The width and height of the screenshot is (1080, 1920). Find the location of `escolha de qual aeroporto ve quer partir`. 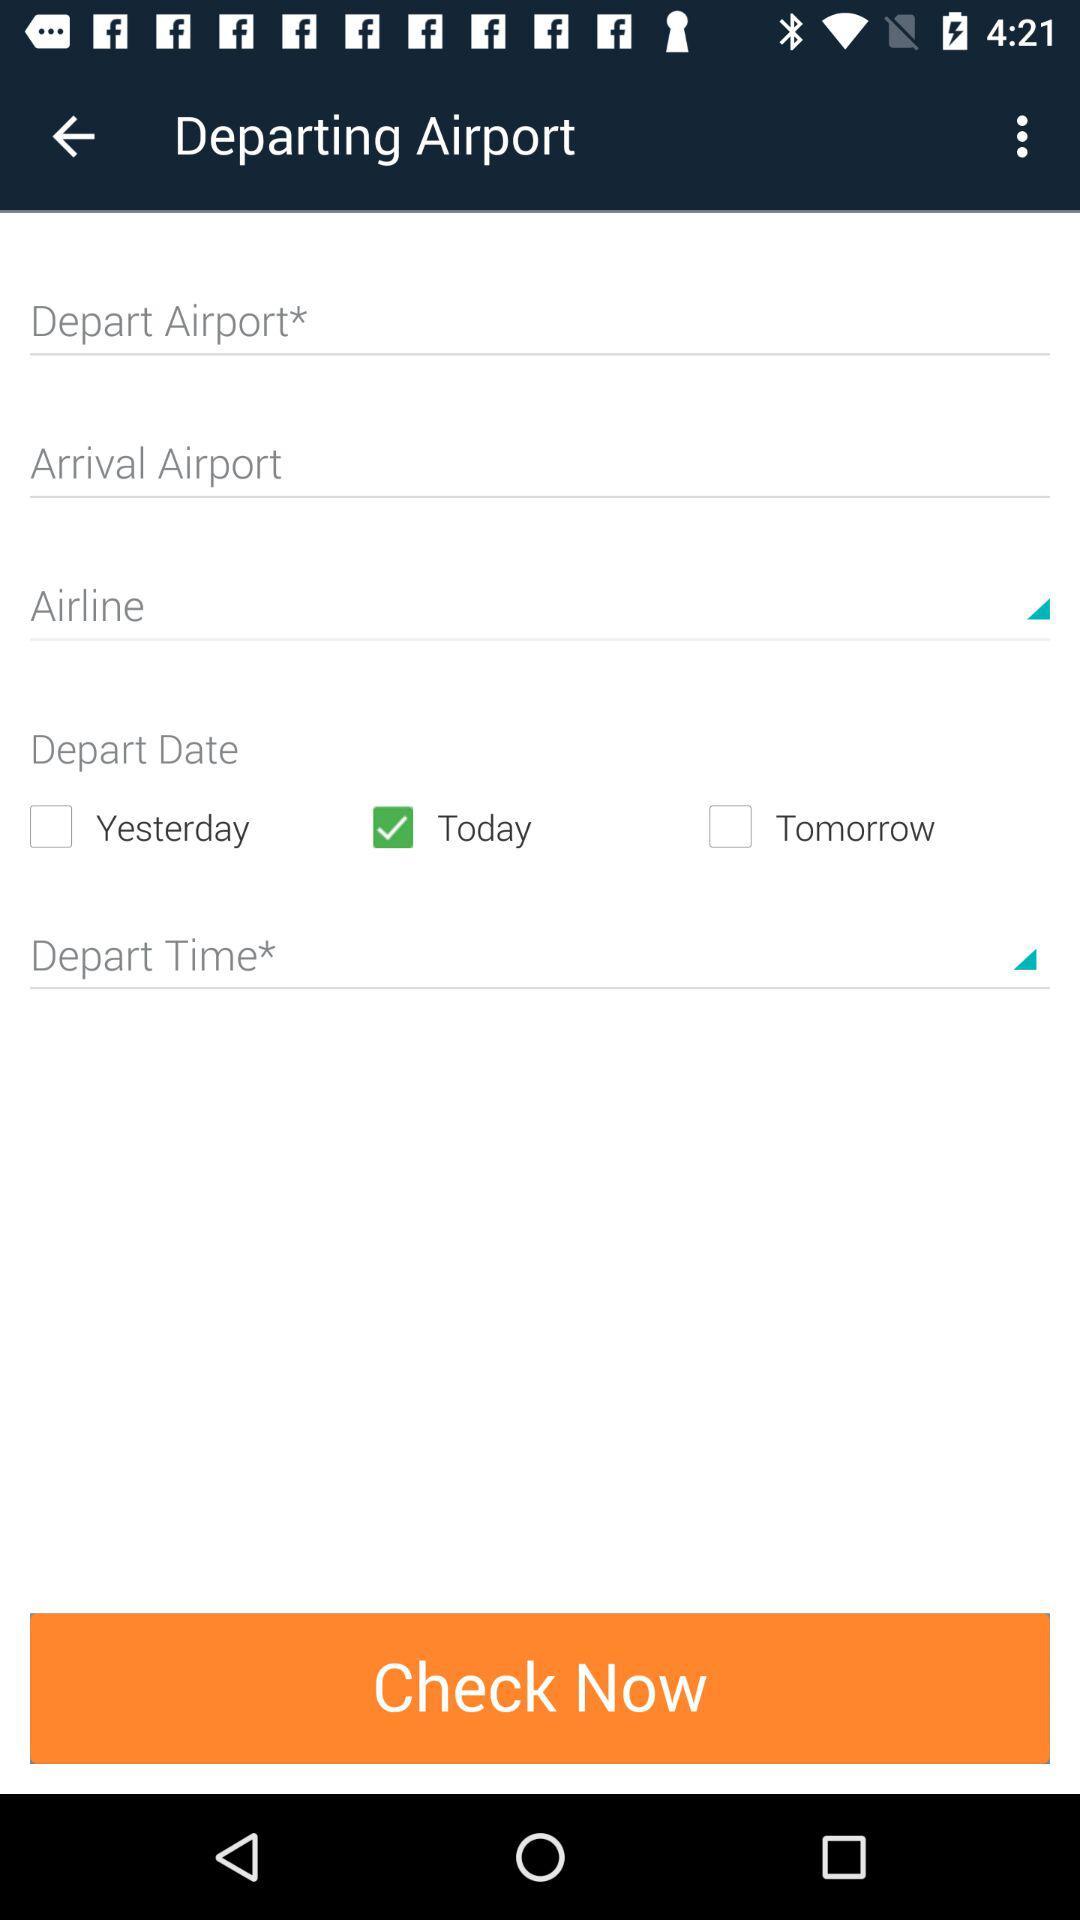

escolha de qual aeroporto ve quer partir is located at coordinates (540, 329).